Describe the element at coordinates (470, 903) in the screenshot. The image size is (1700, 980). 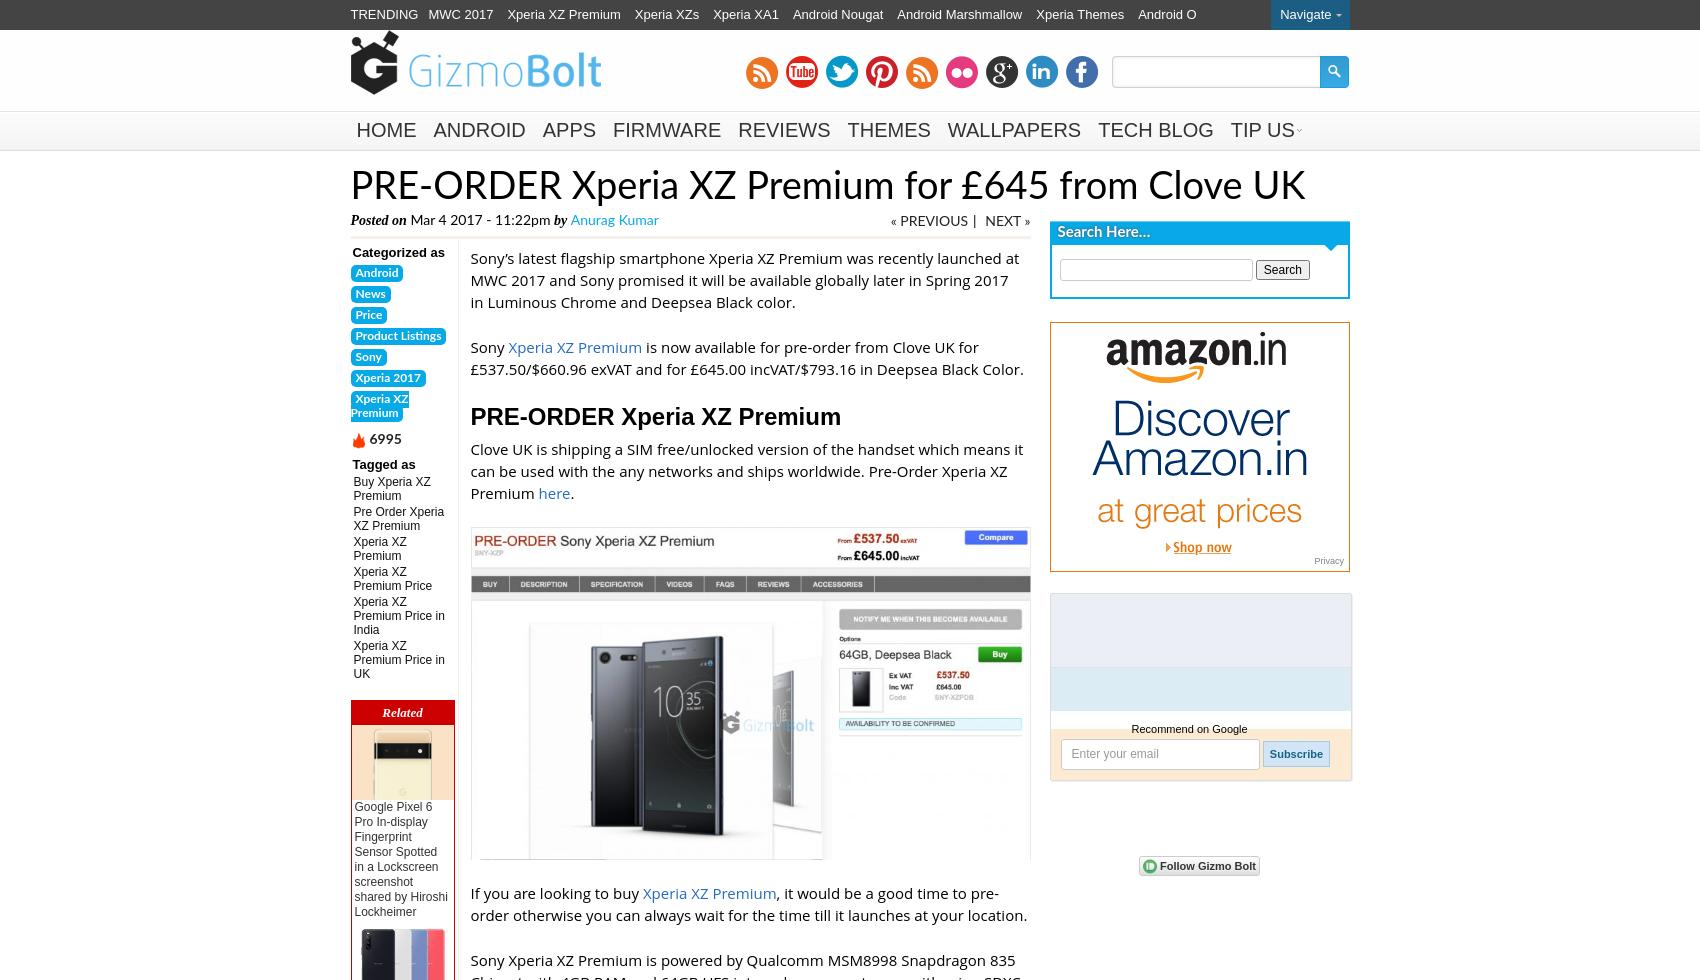
I see `', it would be a good time to pre-order otherwise you can always wait for the time till it launches at your location.'` at that location.